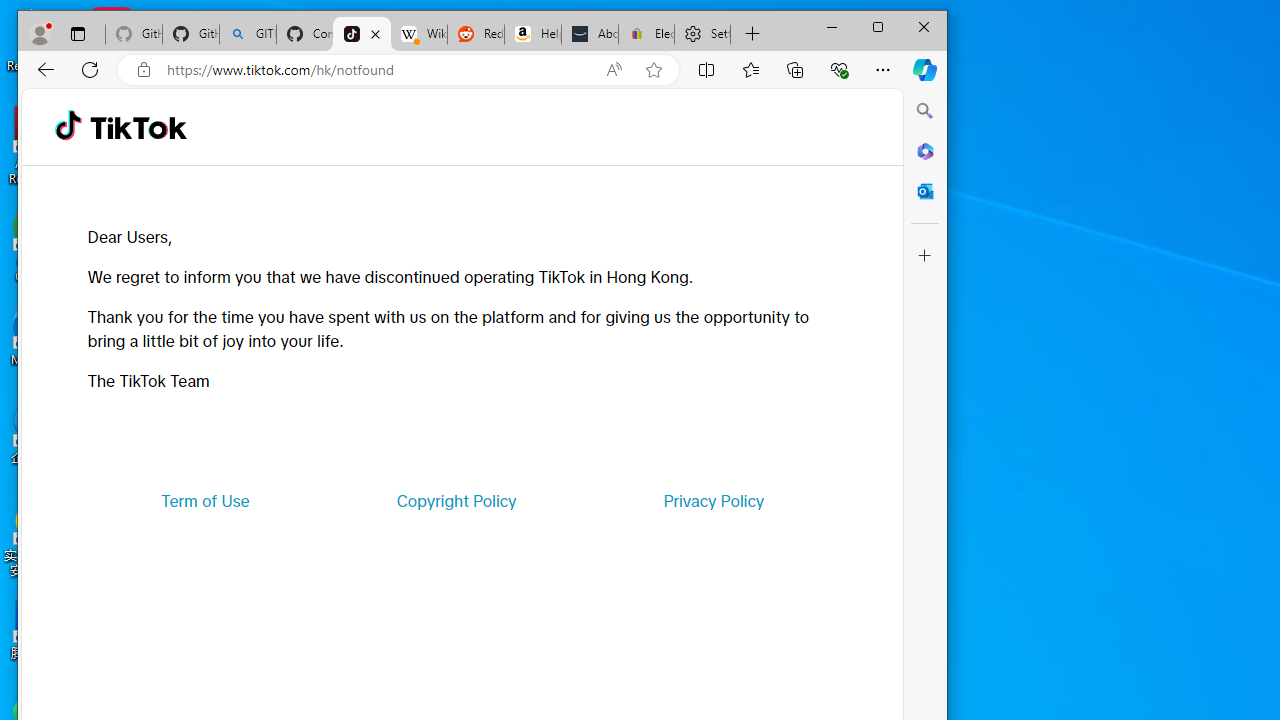 This screenshot has height=720, width=1280. I want to click on 'Term of Use', so click(205, 499).